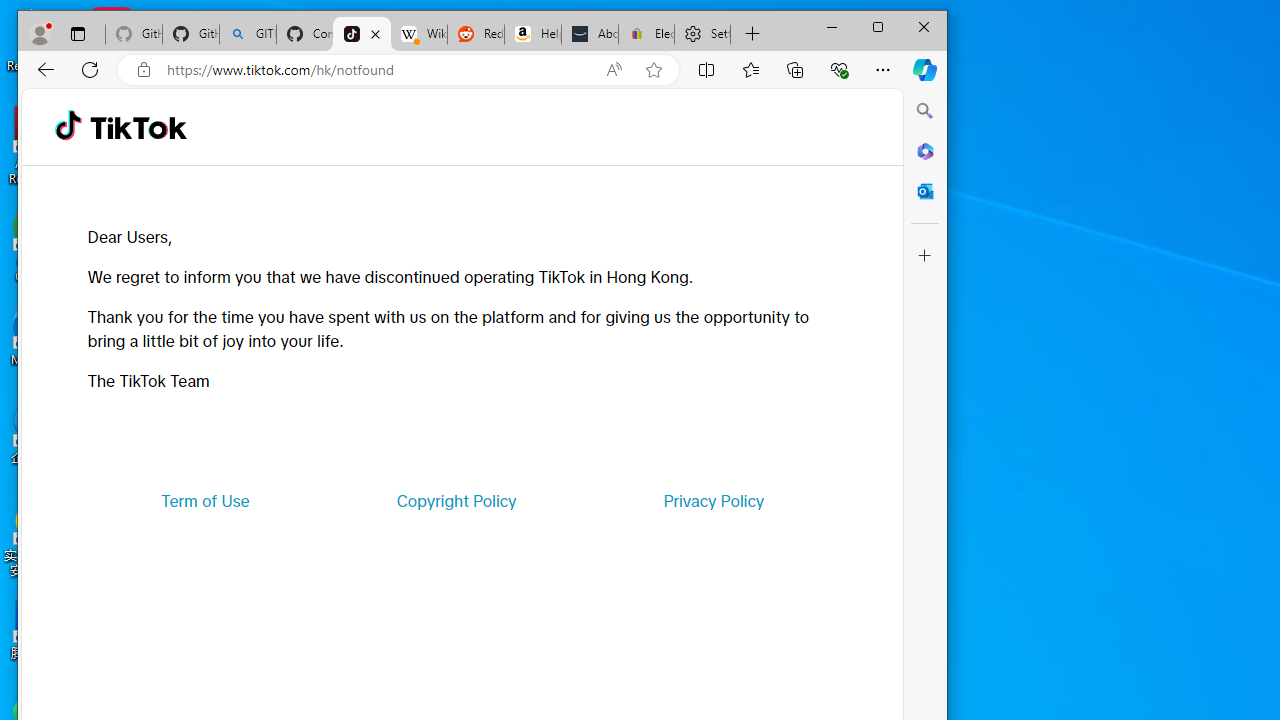 This screenshot has height=720, width=1280. I want to click on 'Term of Use', so click(205, 499).